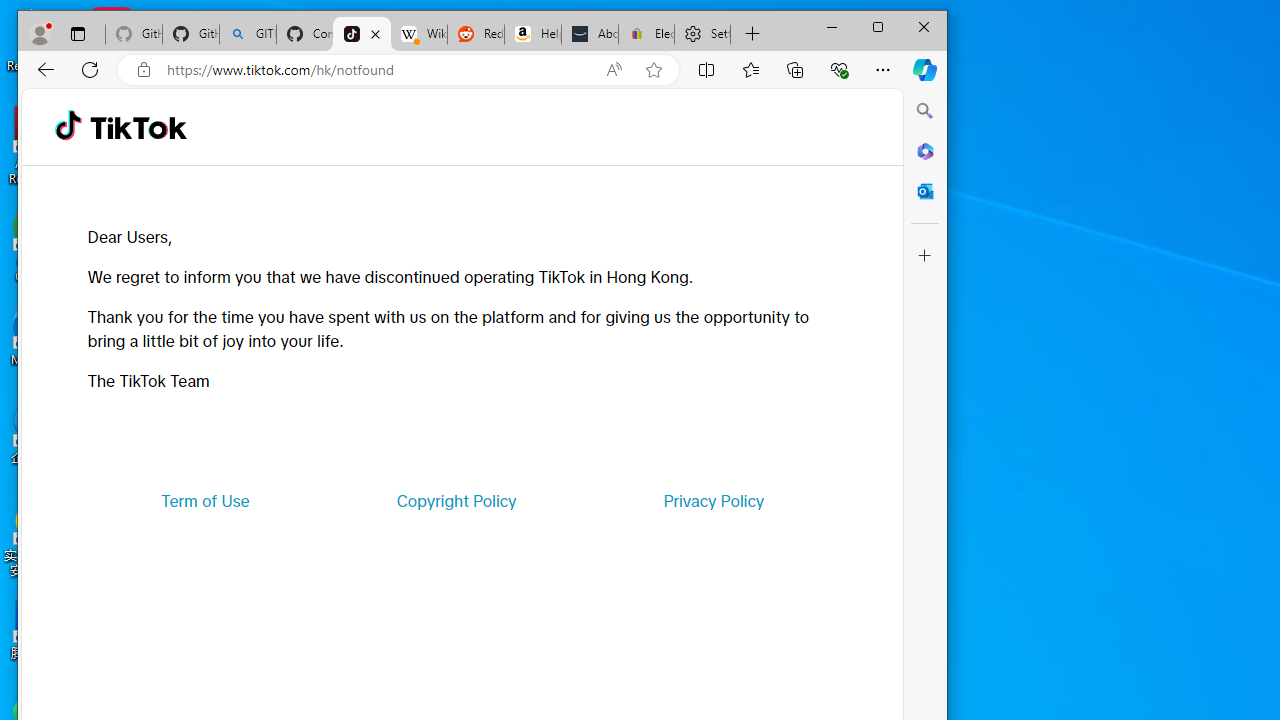 This screenshot has height=720, width=1280. I want to click on 'Term of Use', so click(205, 499).